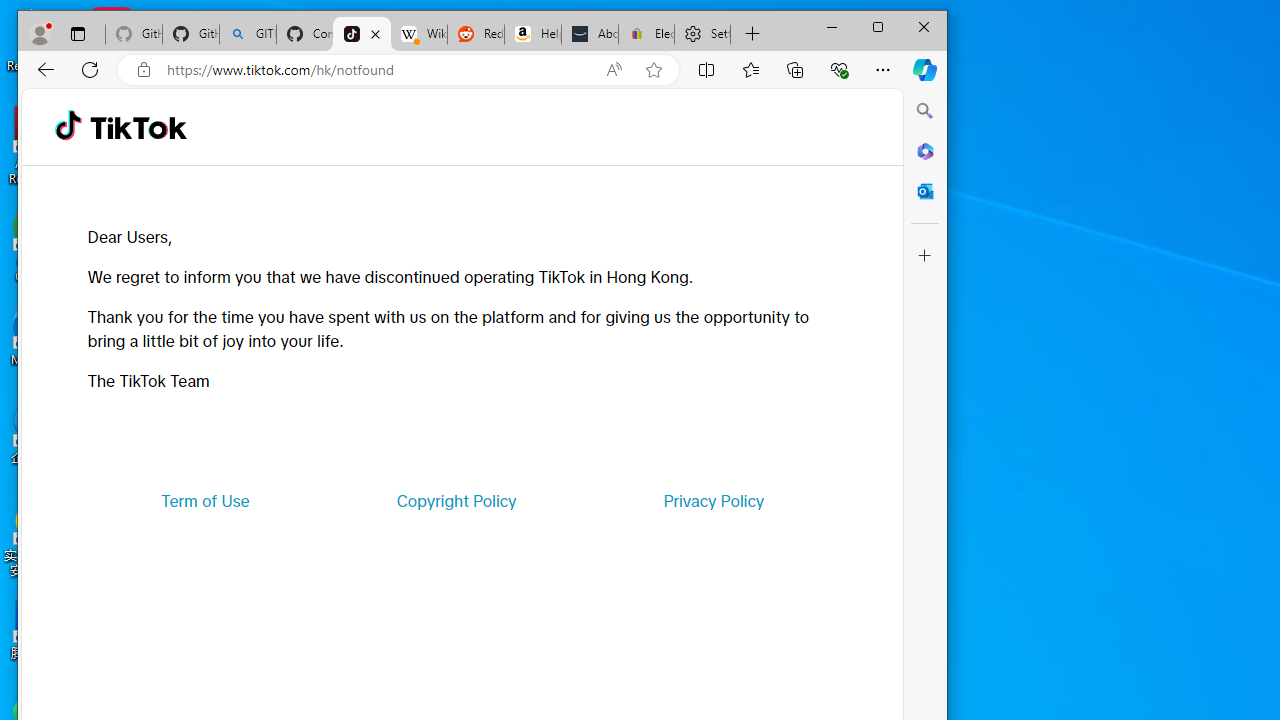 This screenshot has height=720, width=1280. I want to click on 'Term of Use', so click(205, 499).